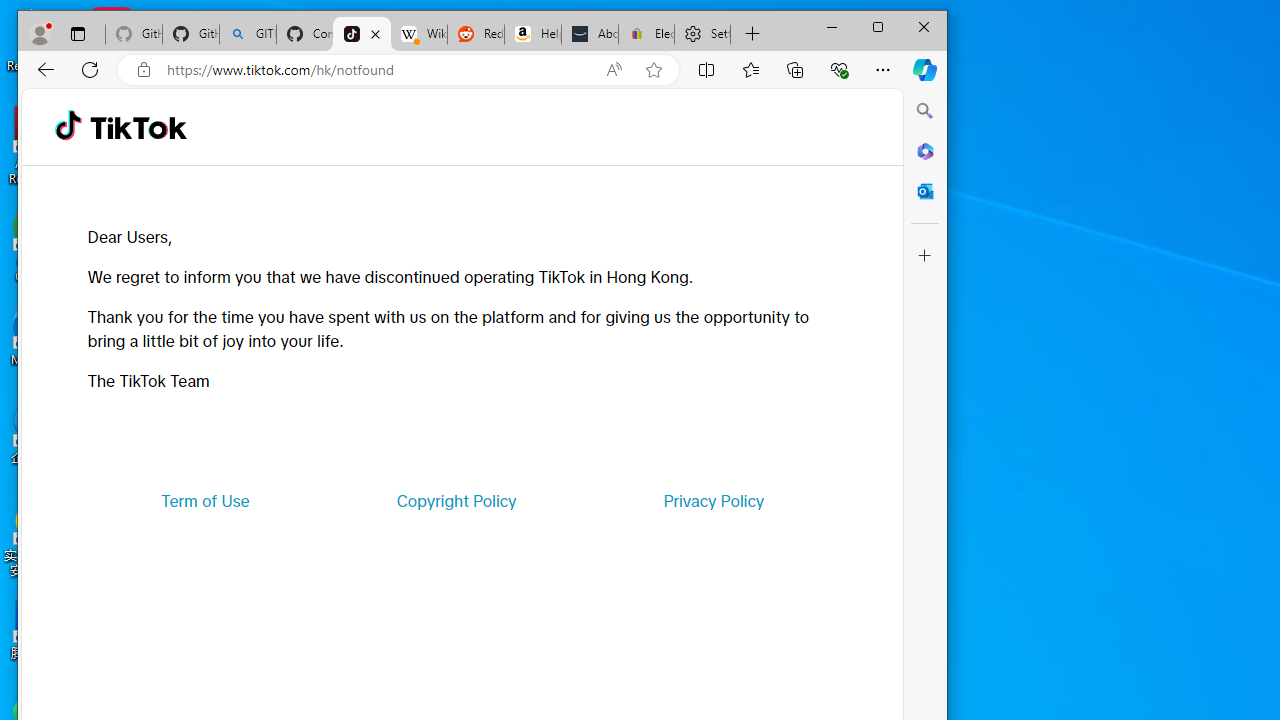 This screenshot has height=720, width=1280. I want to click on 'Term of Use', so click(205, 499).